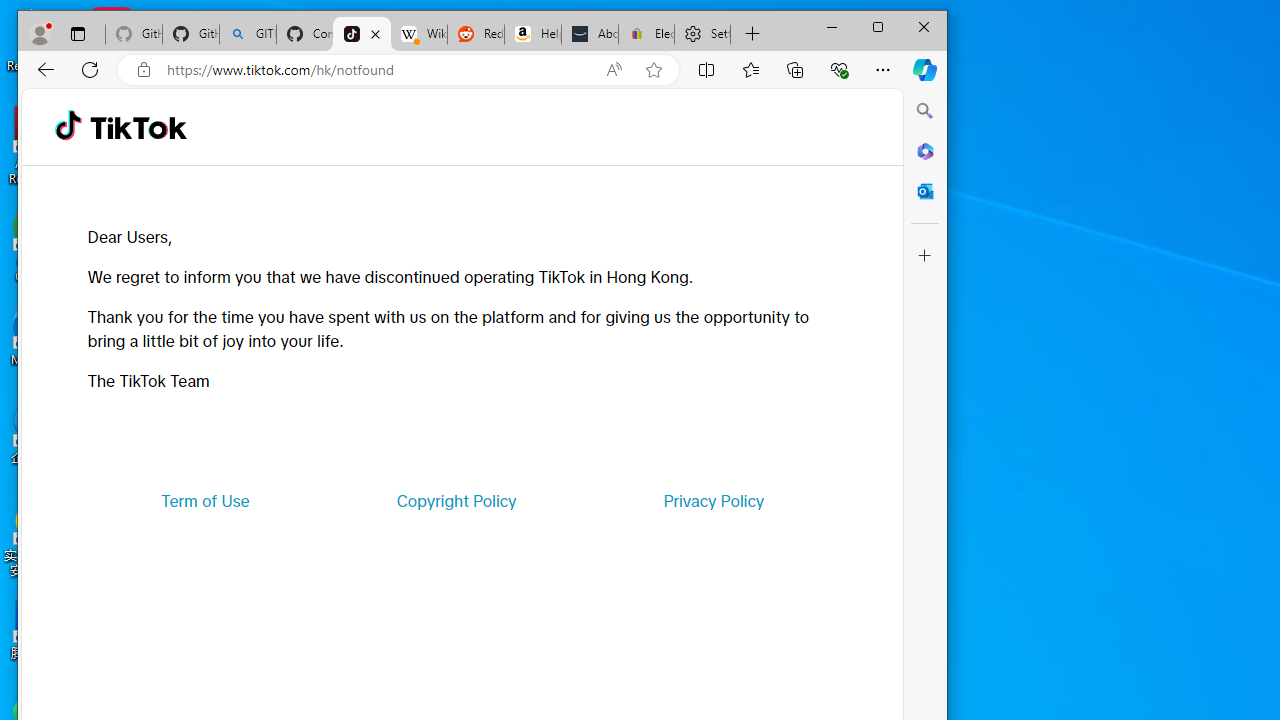 This screenshot has height=720, width=1280. I want to click on 'Term of Use', so click(205, 499).